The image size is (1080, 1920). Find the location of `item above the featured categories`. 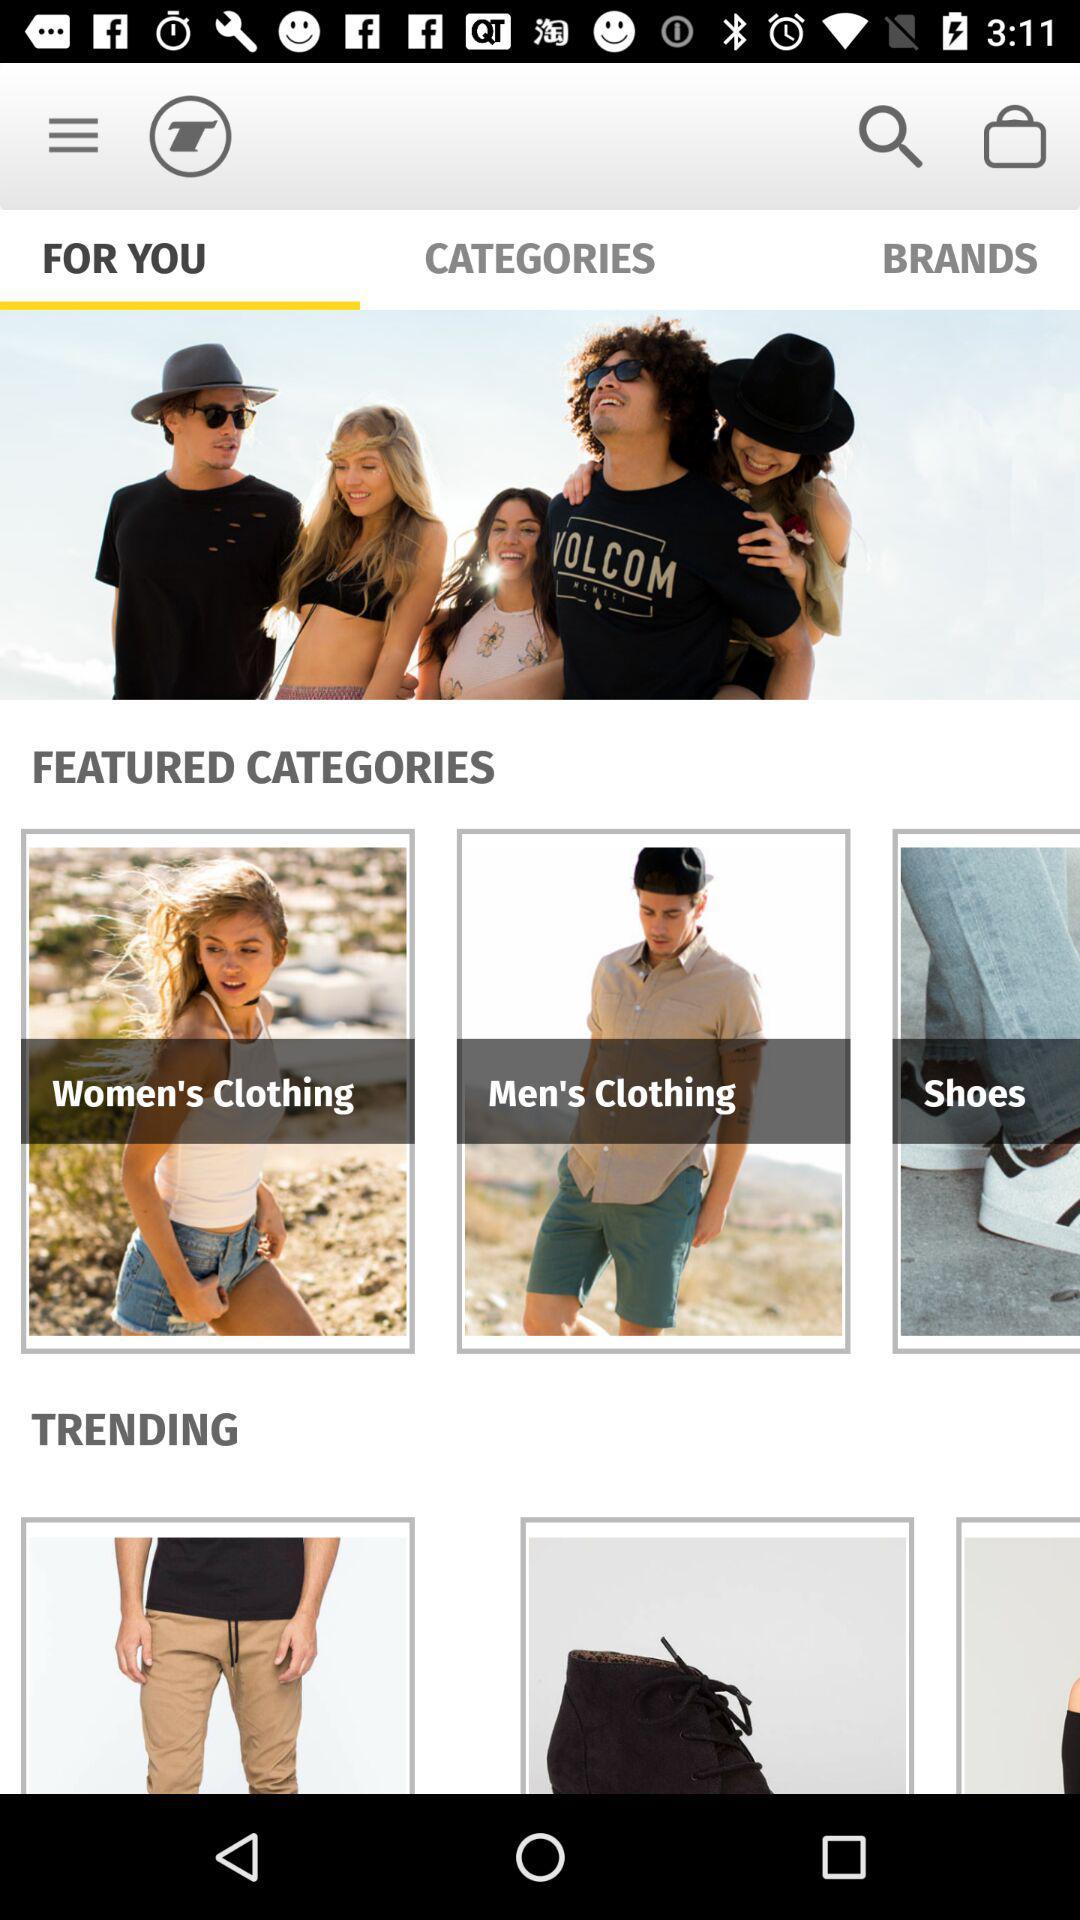

item above the featured categories is located at coordinates (540, 504).